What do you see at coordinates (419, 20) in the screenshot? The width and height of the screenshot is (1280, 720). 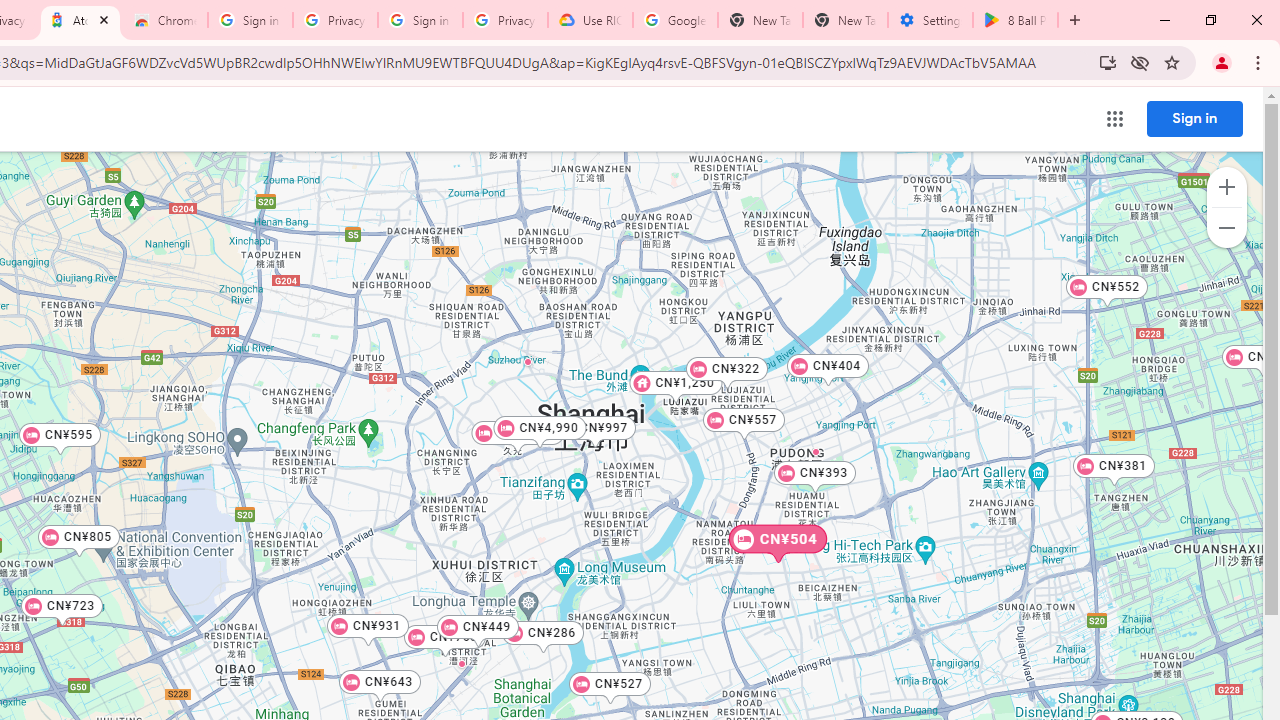 I see `'Sign in - Google Accounts'` at bounding box center [419, 20].